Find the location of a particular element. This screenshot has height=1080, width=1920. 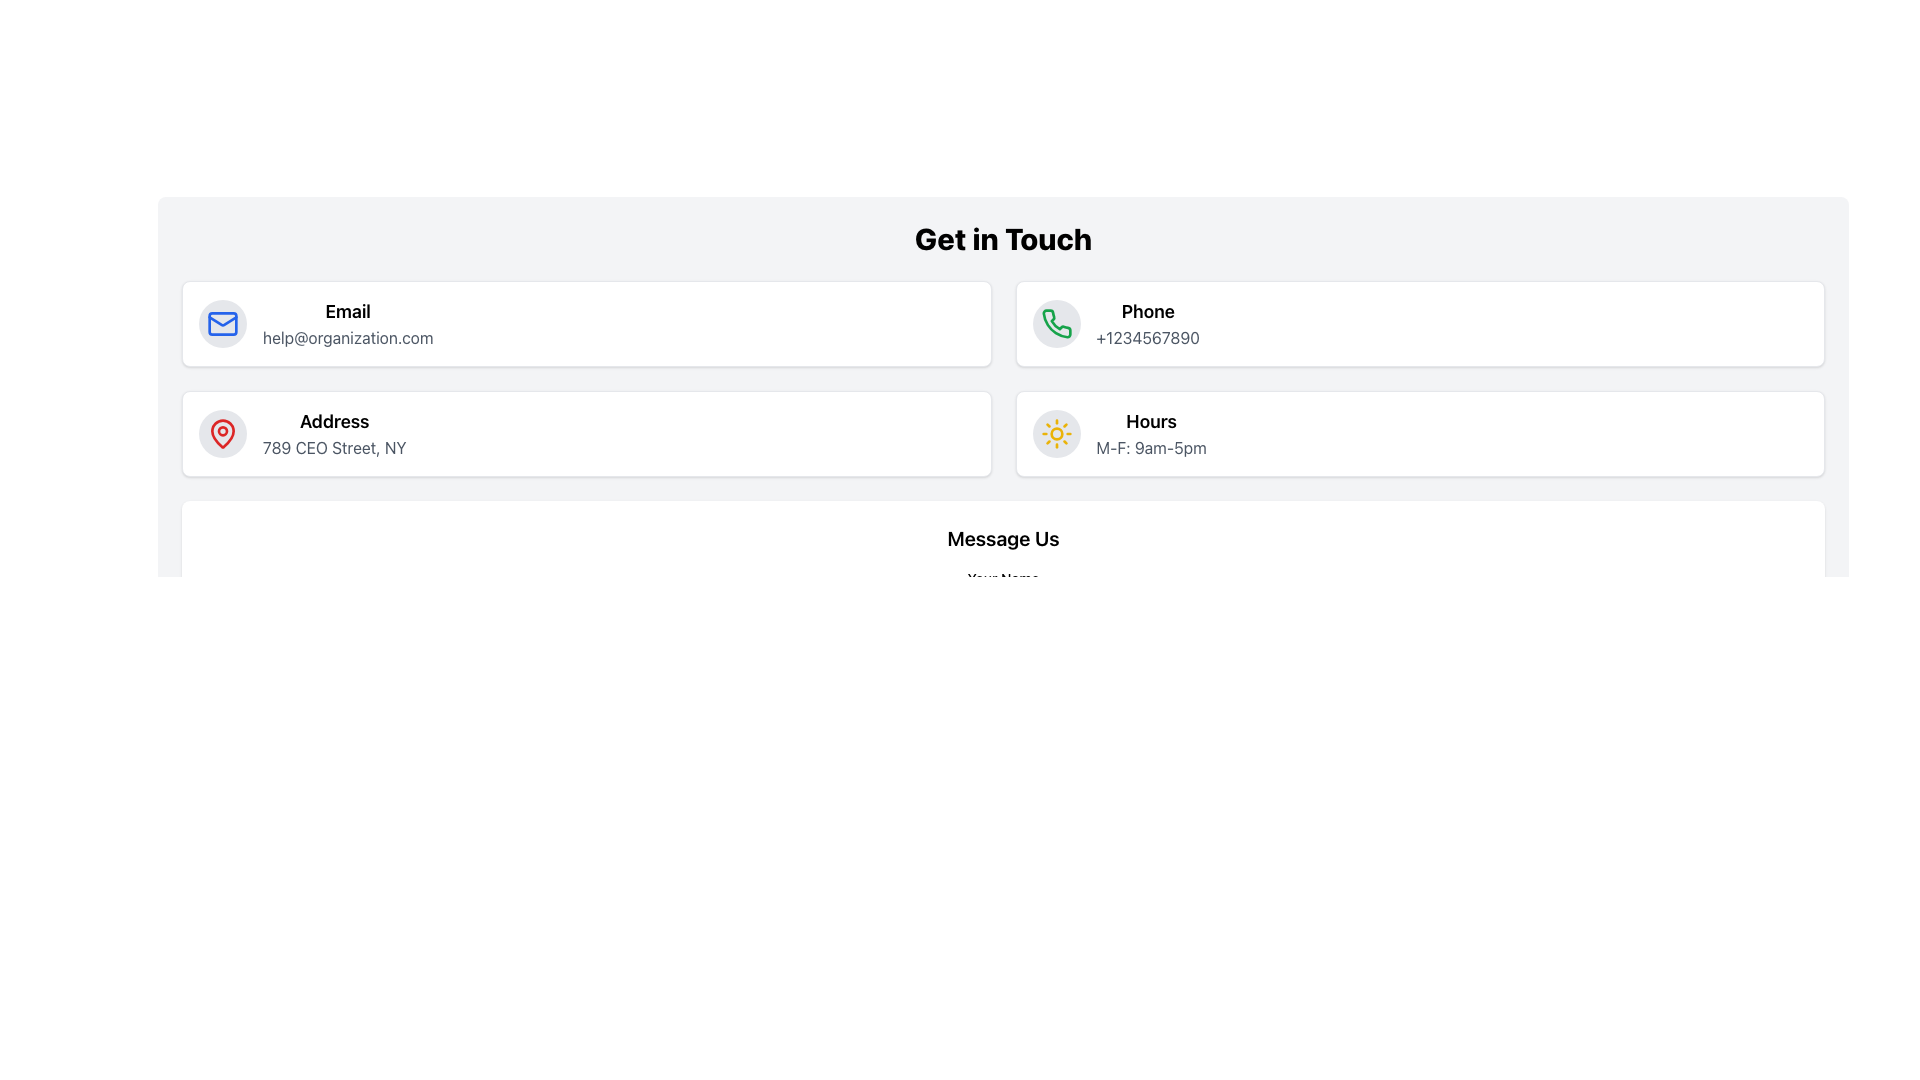

the bolded text label reading 'Address' which serves as a heading for the address details below it is located at coordinates (334, 420).